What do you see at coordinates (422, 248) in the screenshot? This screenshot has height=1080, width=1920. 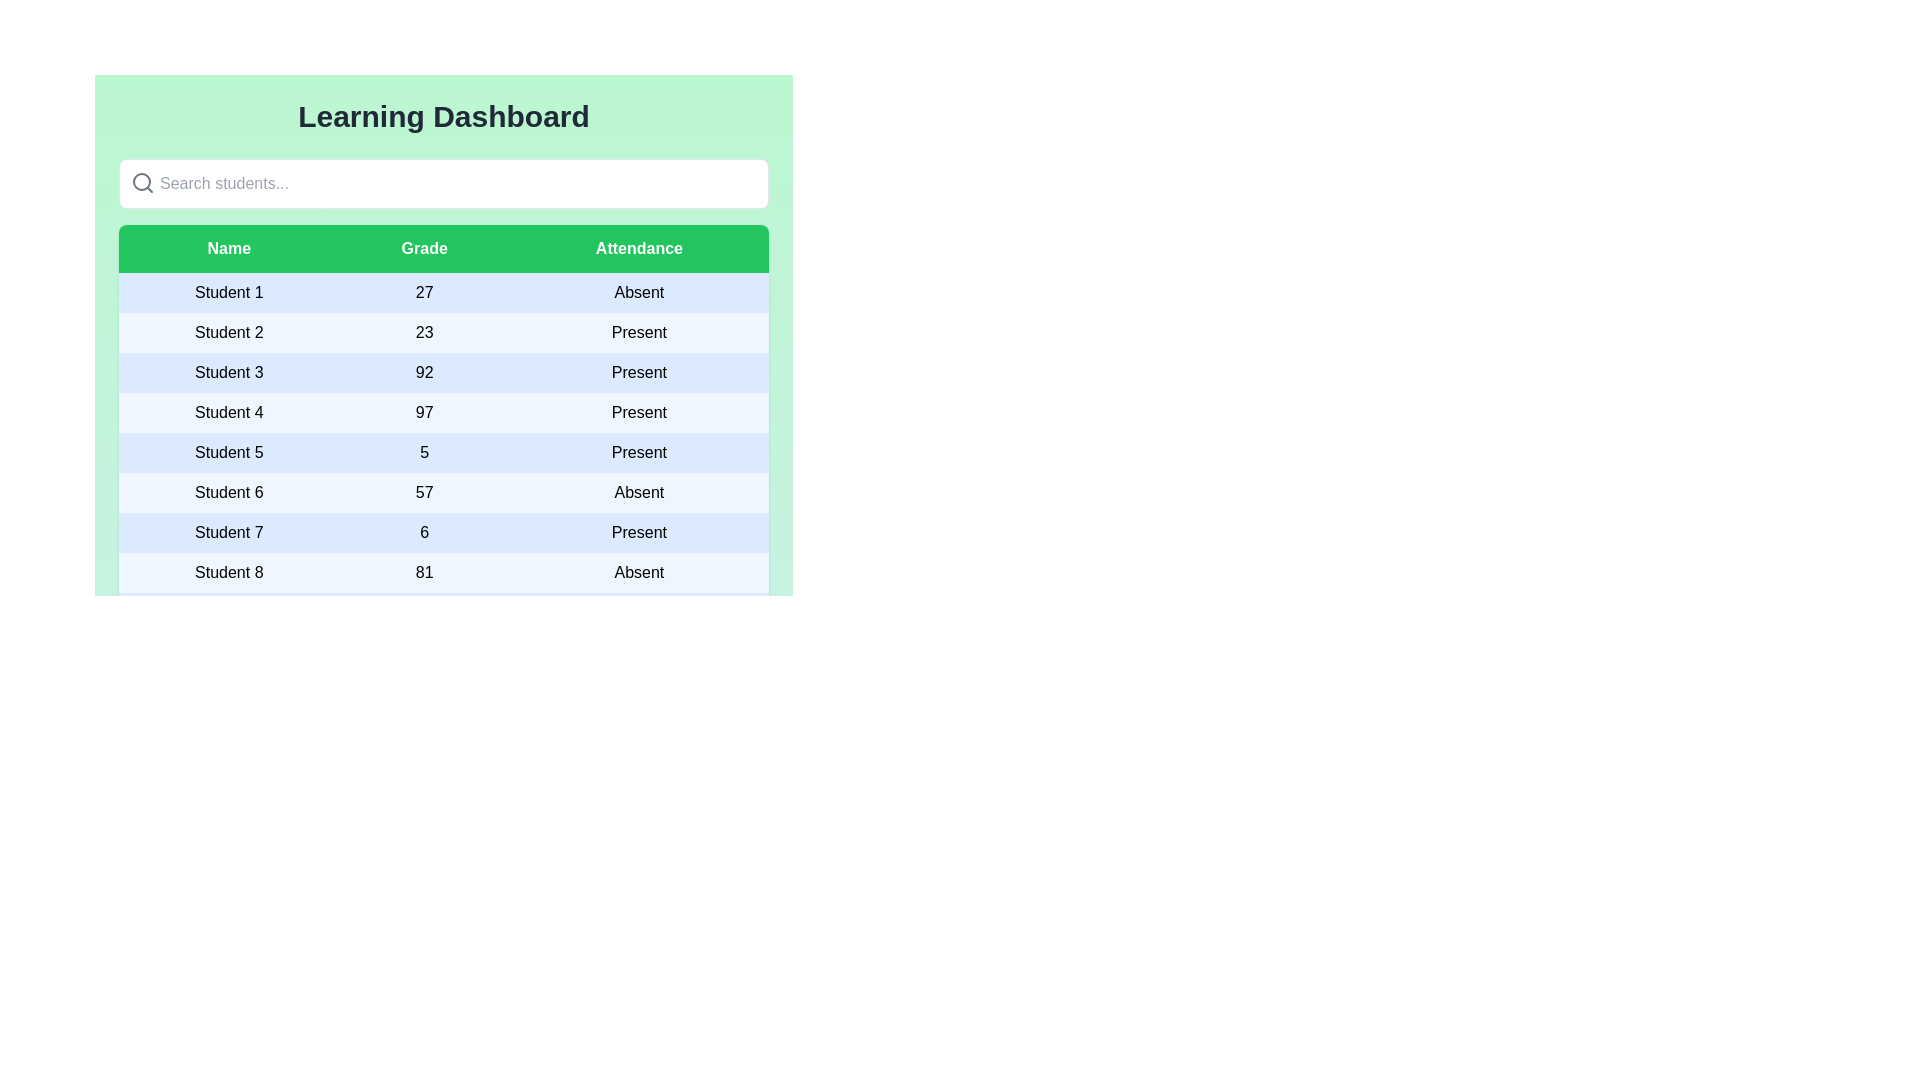 I see `the table header labeled Grade to sort the data` at bounding box center [422, 248].